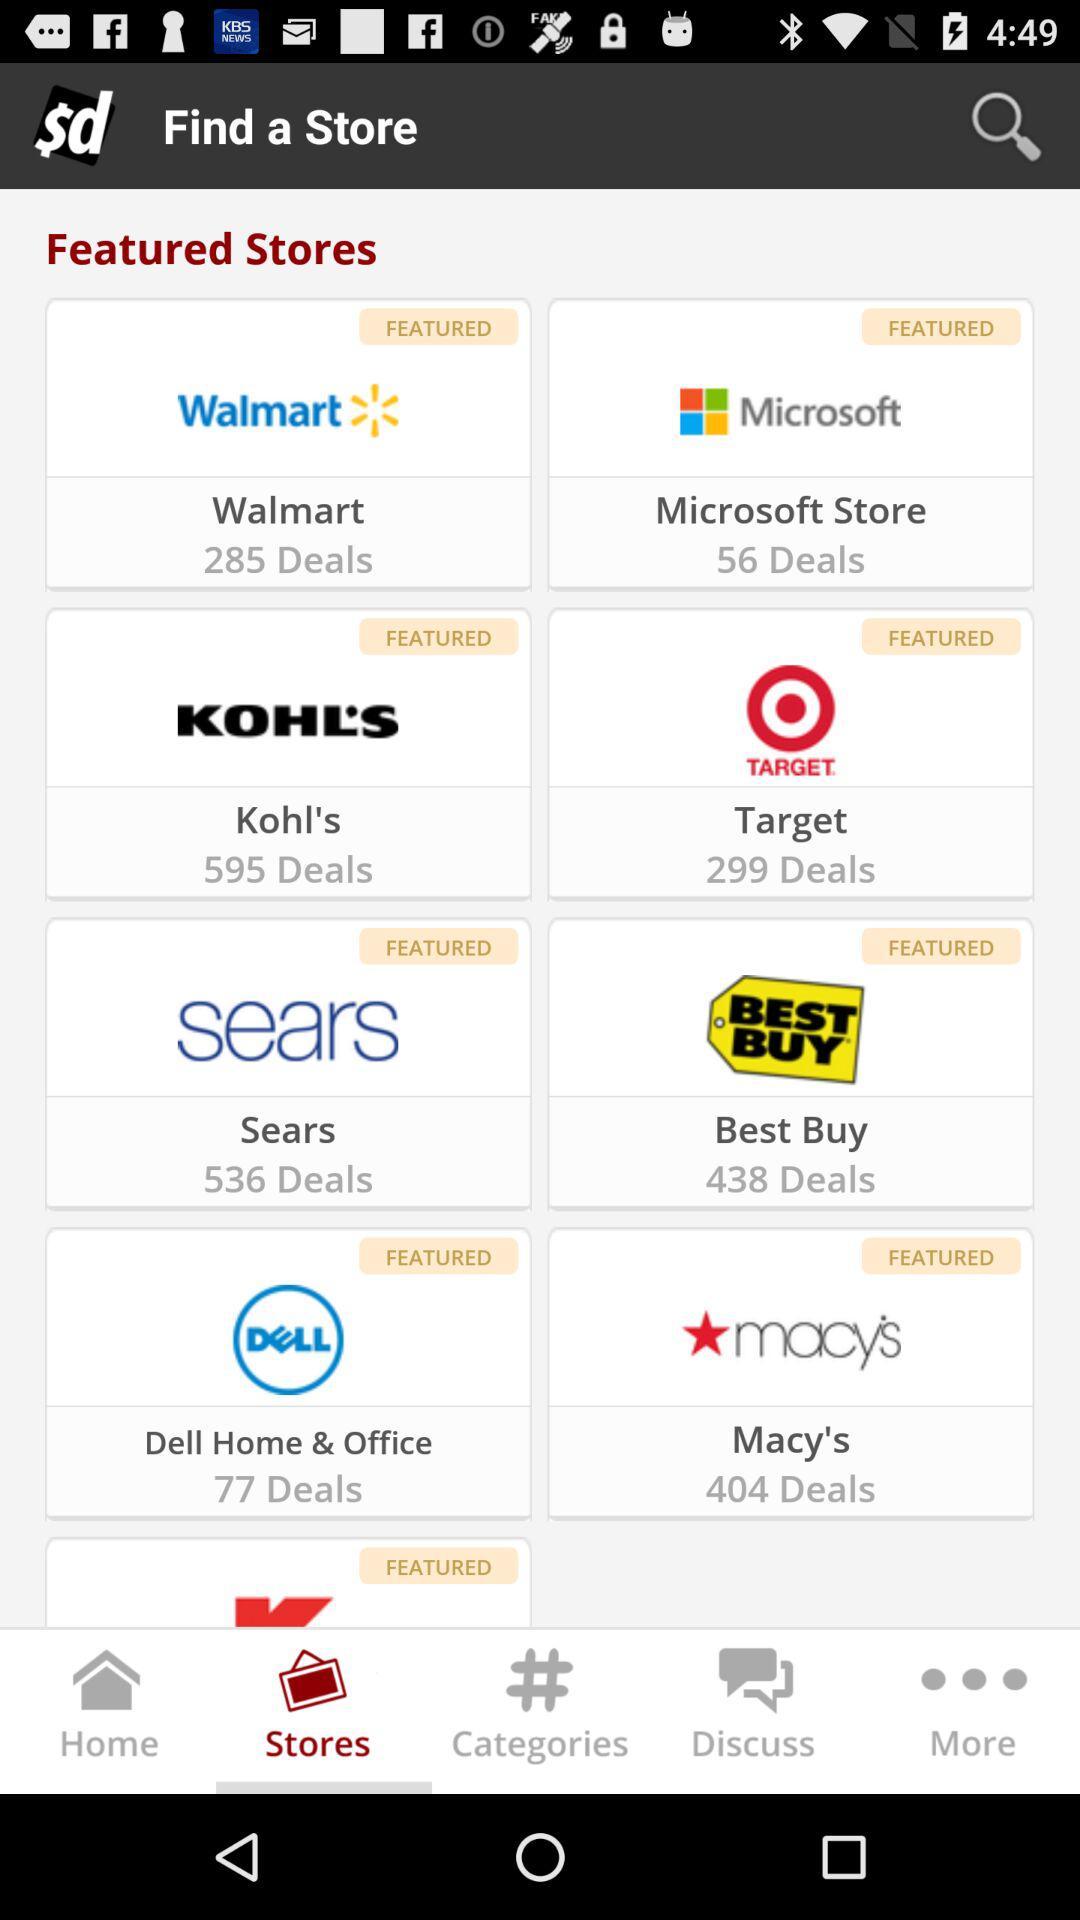 The width and height of the screenshot is (1080, 1920). What do you see at coordinates (756, 1836) in the screenshot?
I see `the chat icon` at bounding box center [756, 1836].